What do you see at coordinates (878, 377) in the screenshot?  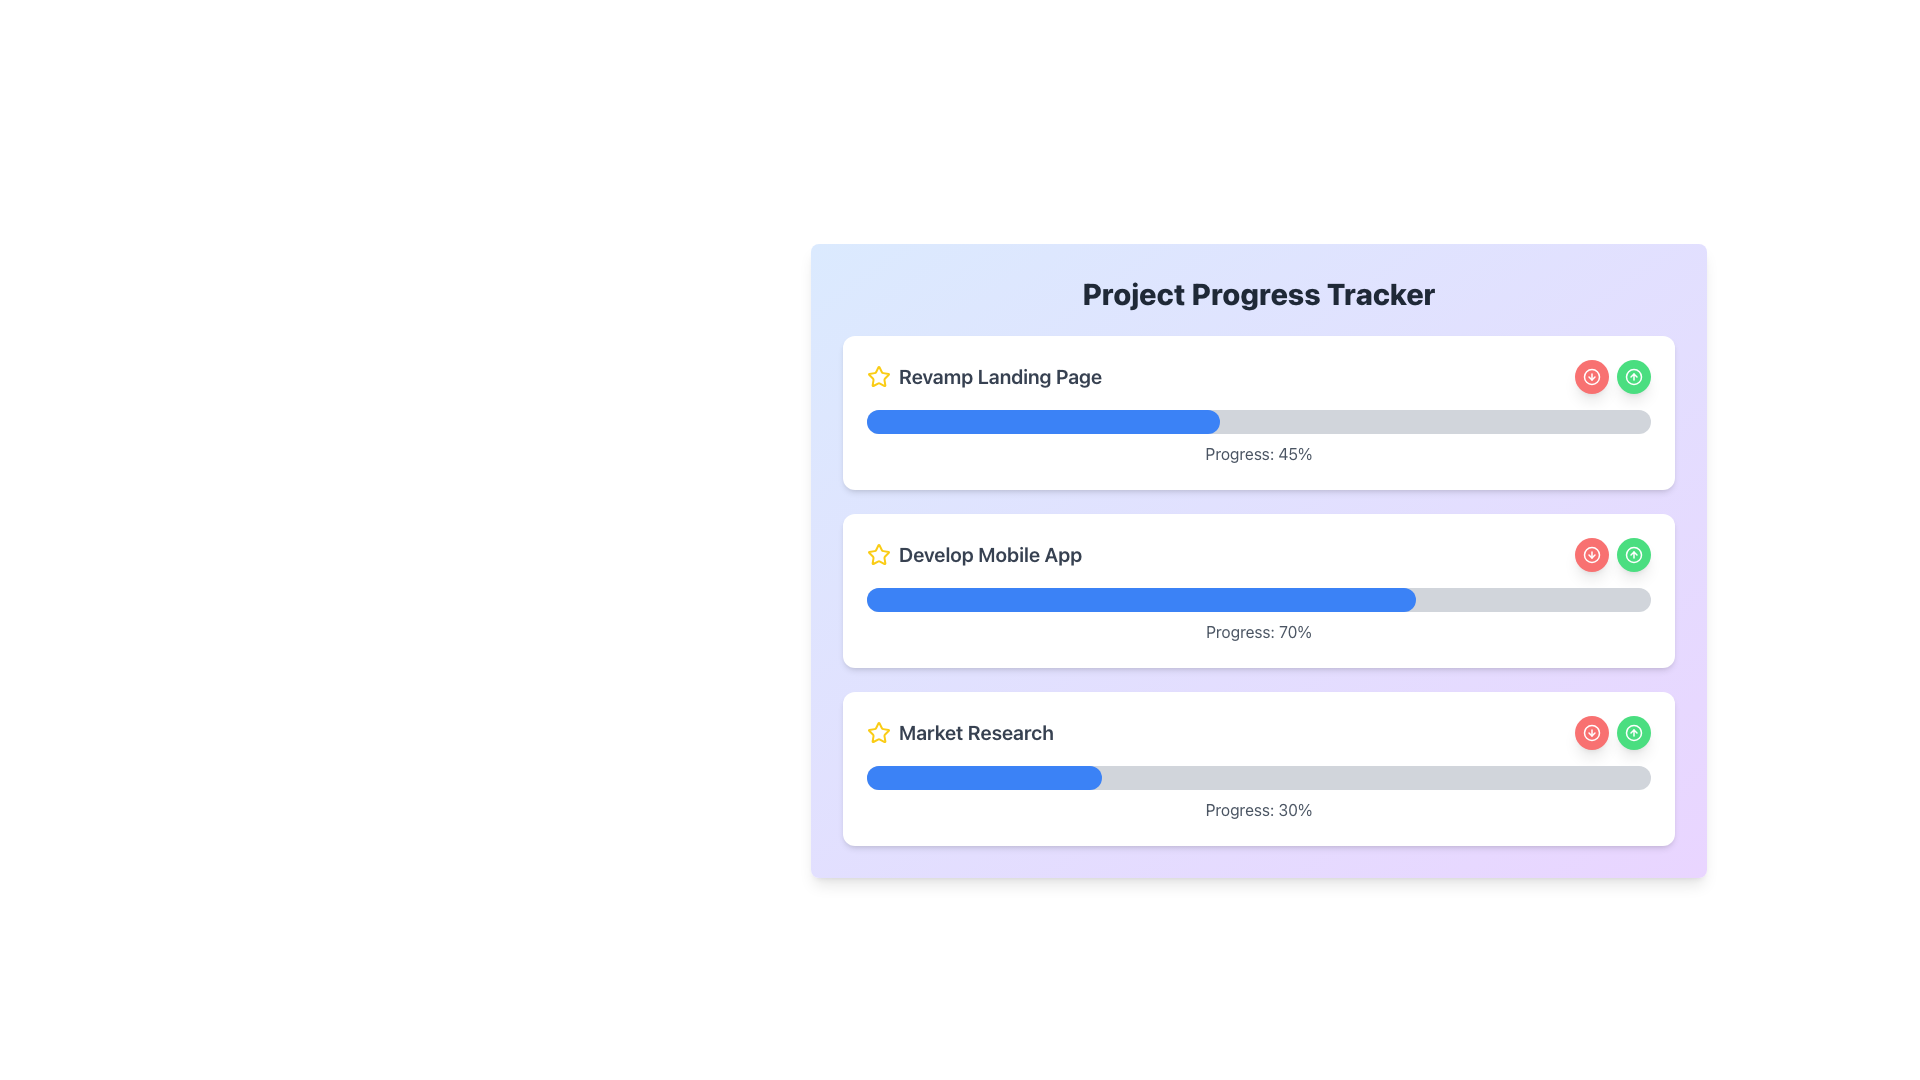 I see `the leftmost icon associated with the label 'Revamp Landing Page', which indicates a priority or status` at bounding box center [878, 377].